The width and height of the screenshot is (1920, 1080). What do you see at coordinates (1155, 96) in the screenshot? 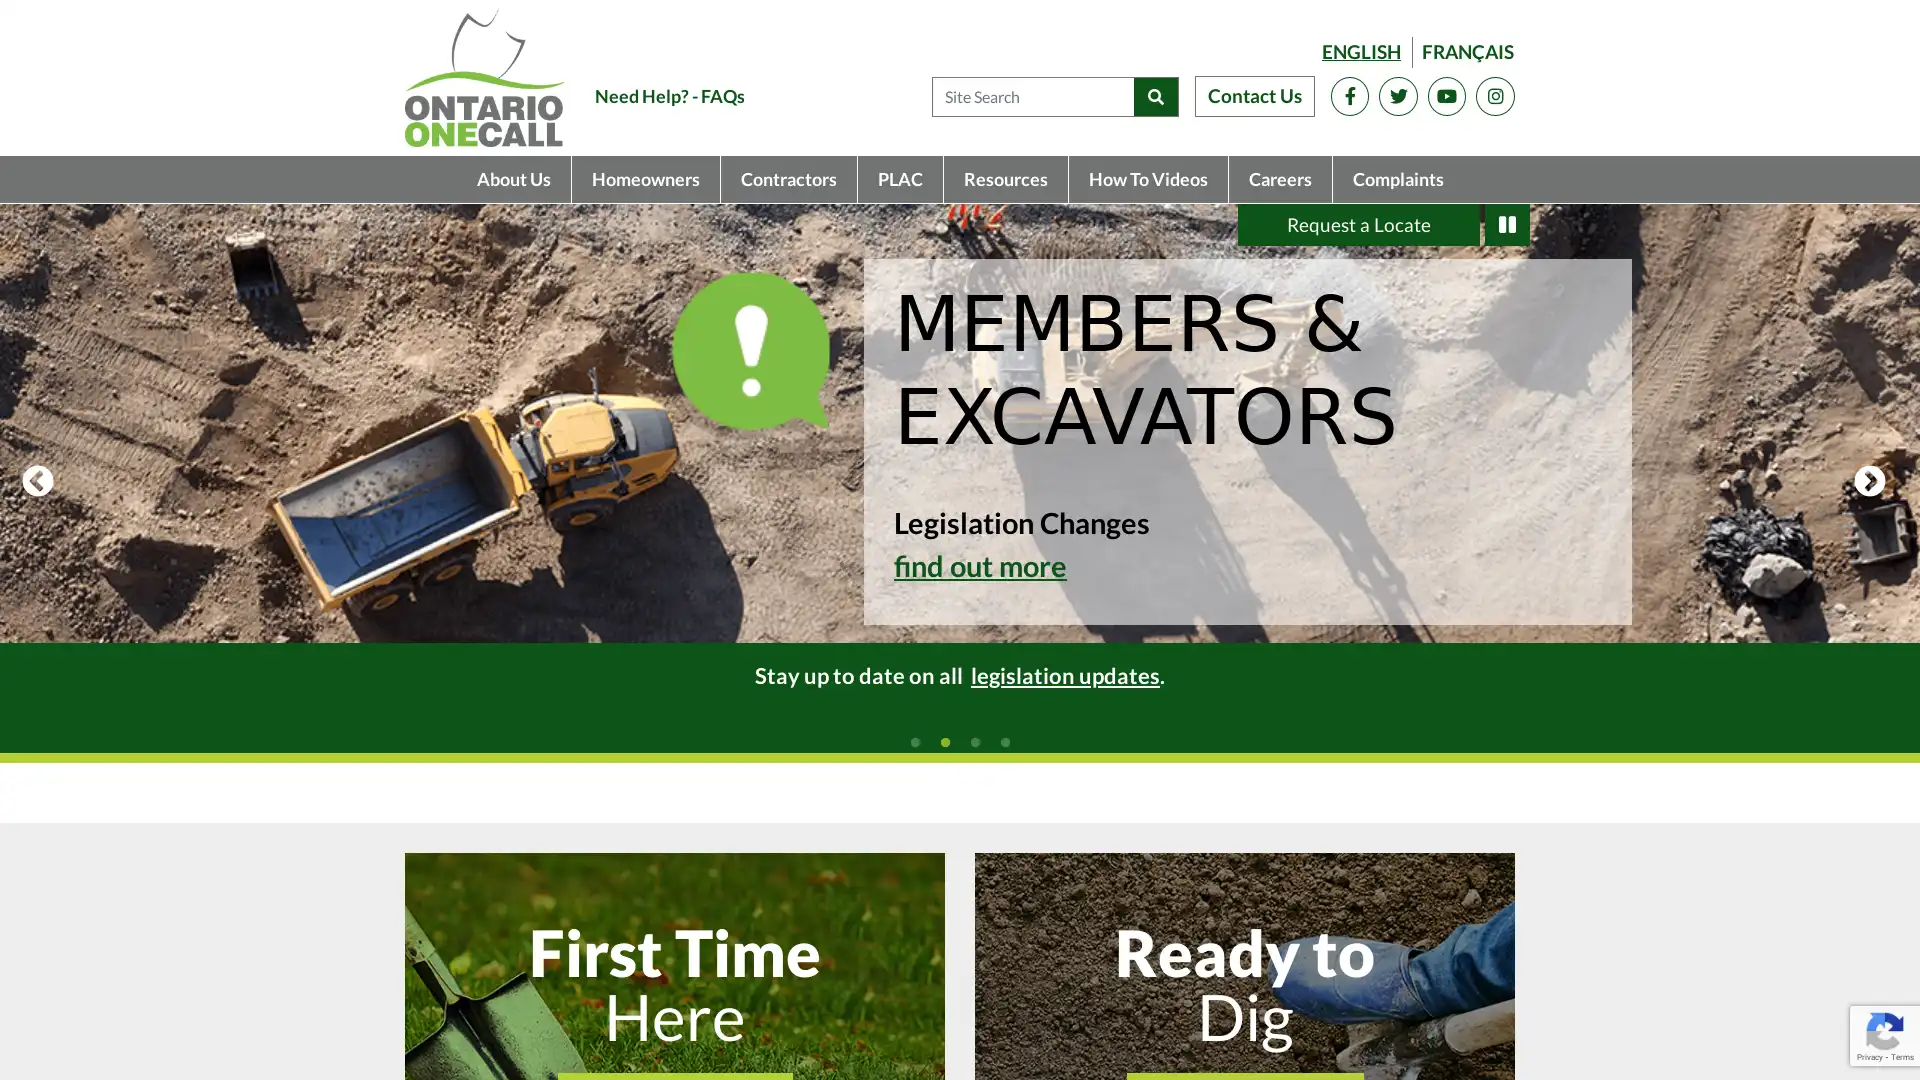
I see `Search` at bounding box center [1155, 96].